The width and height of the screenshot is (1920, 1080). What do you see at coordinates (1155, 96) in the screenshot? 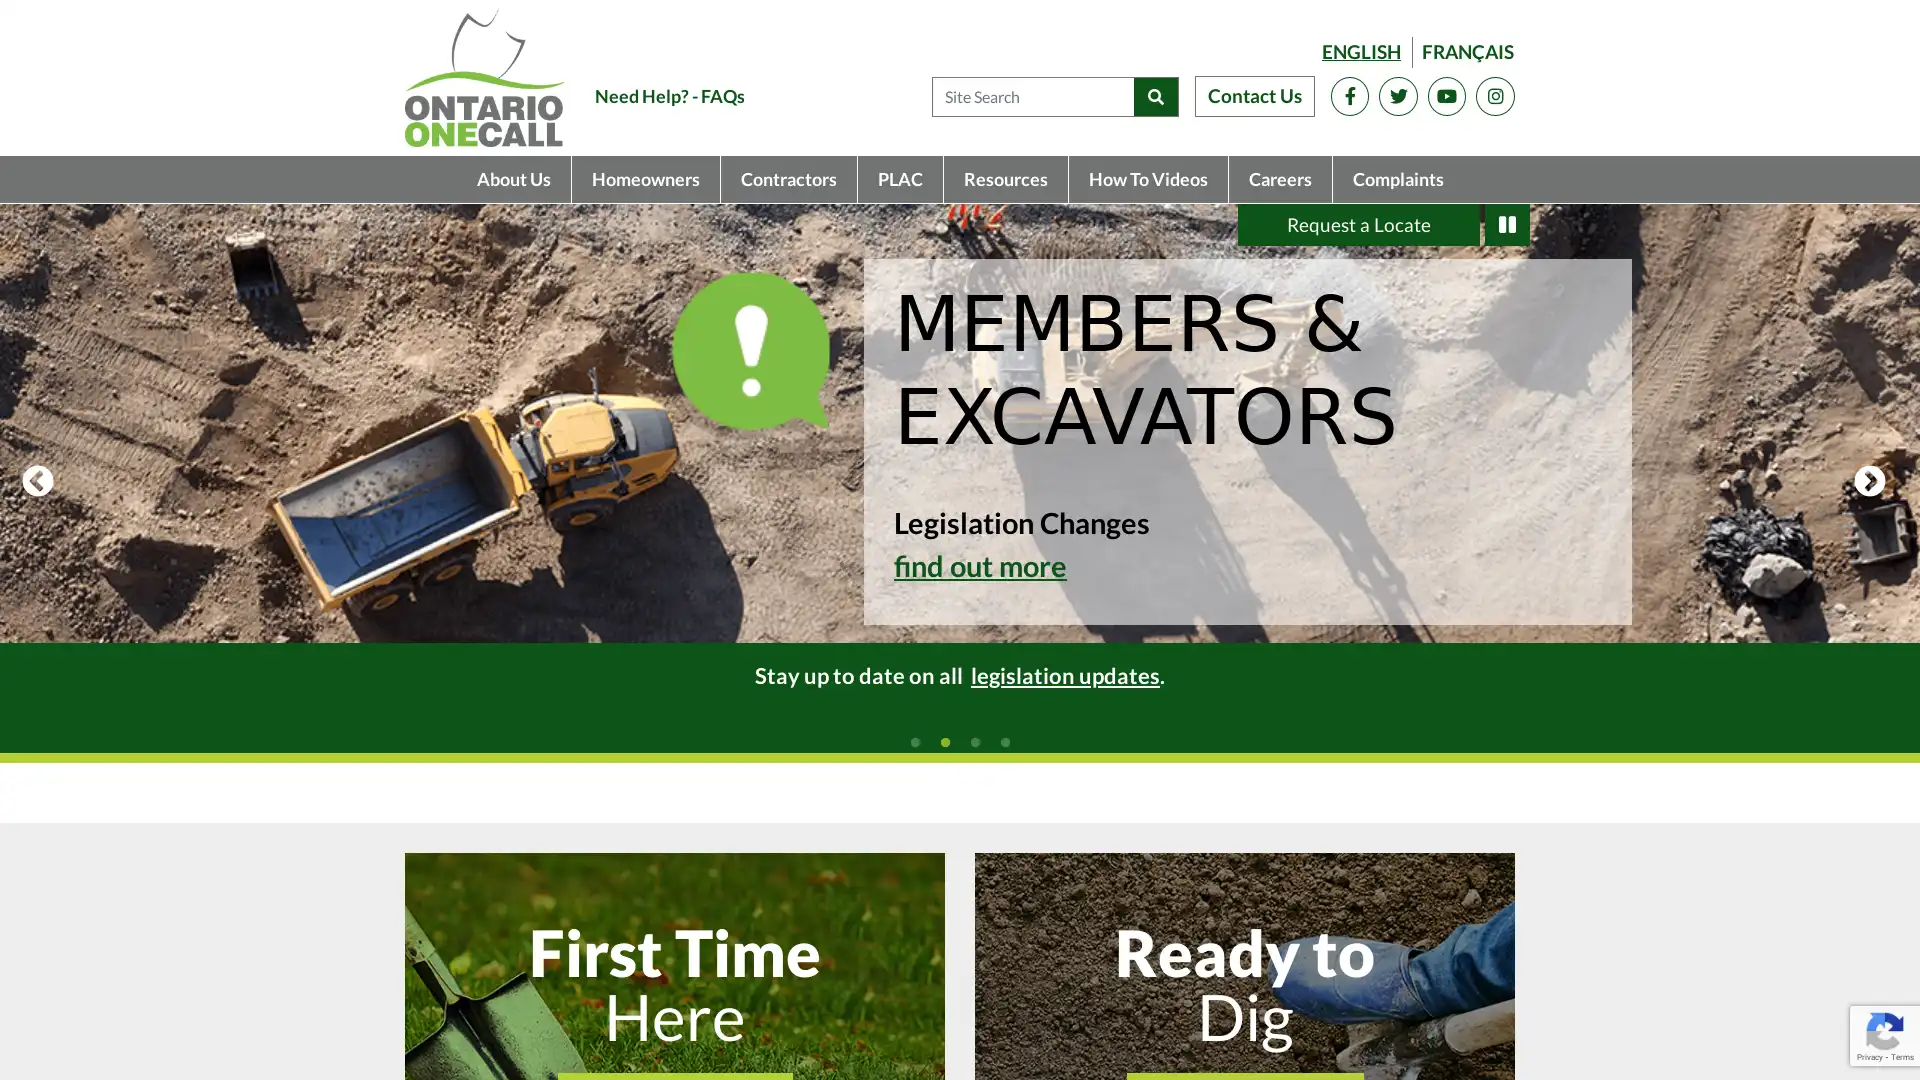
I see `Search` at bounding box center [1155, 96].